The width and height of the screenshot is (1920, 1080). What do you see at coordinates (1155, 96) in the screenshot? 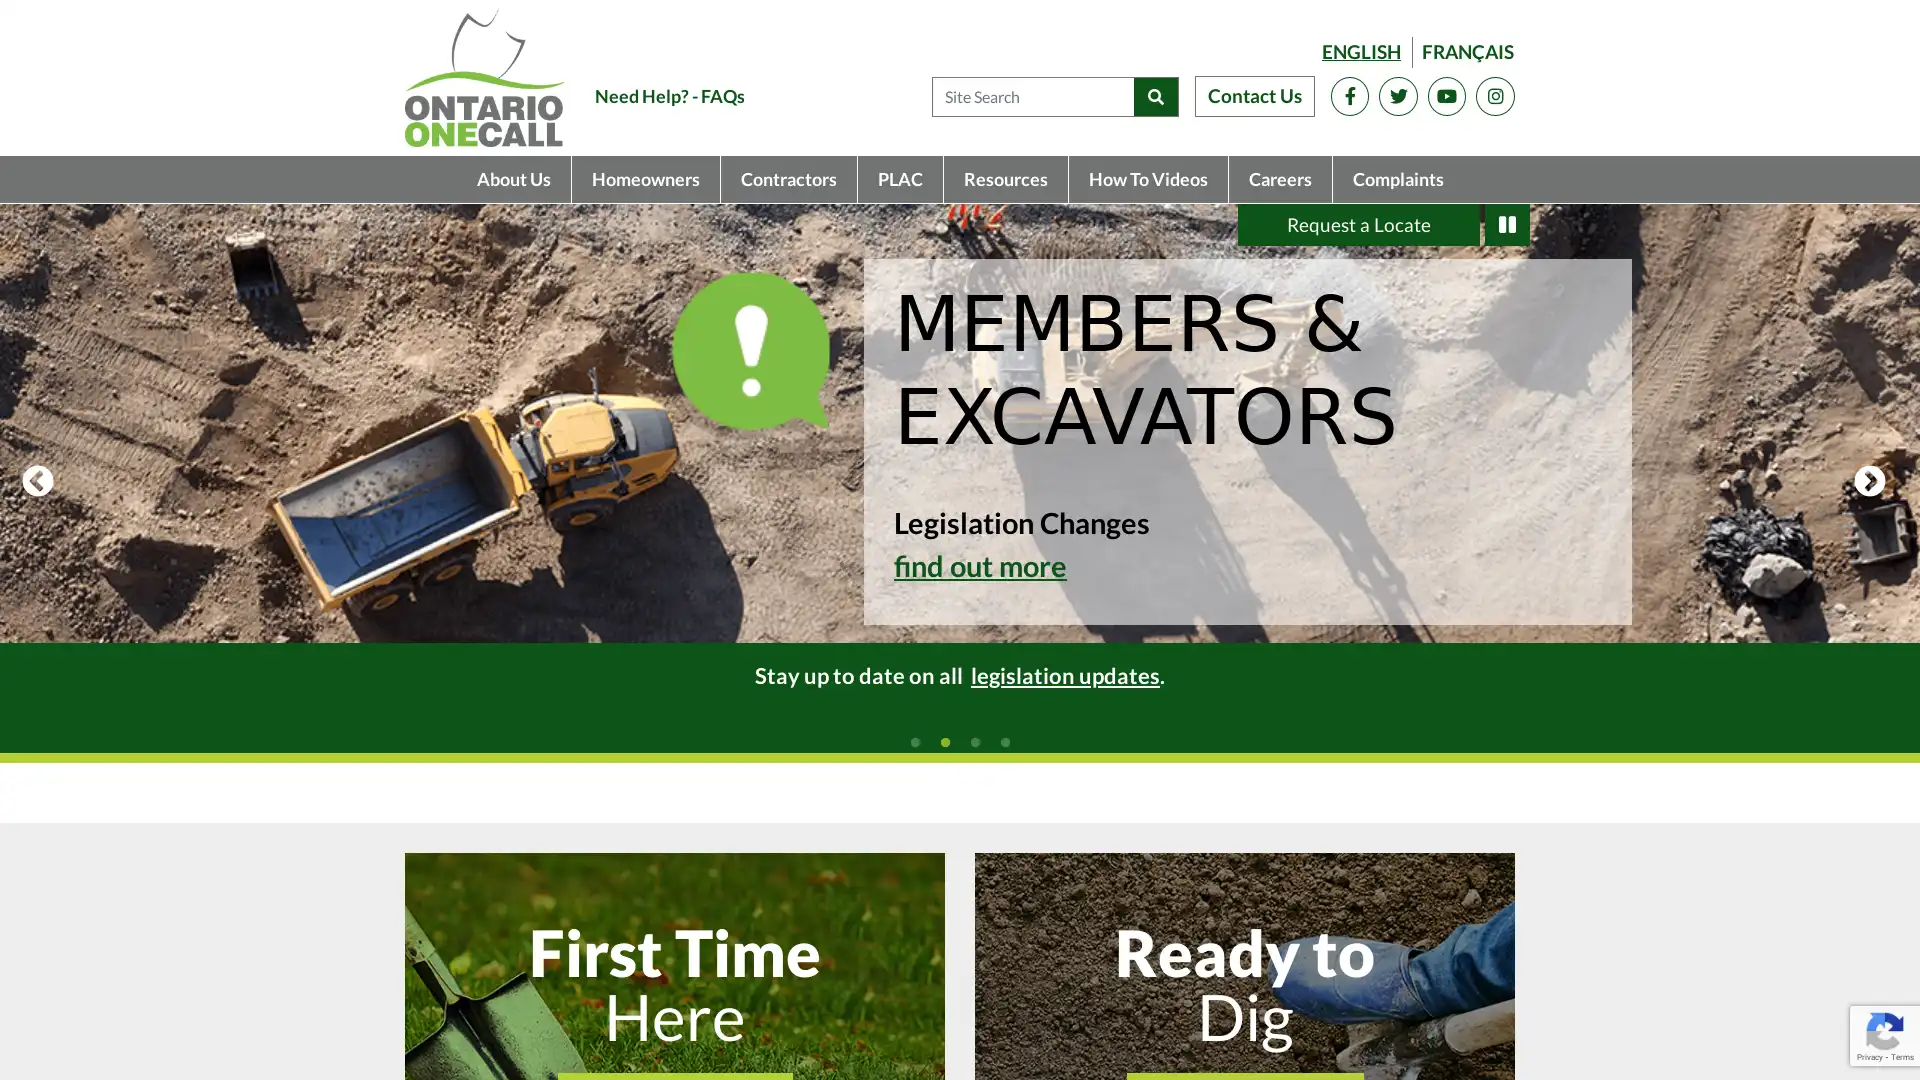
I see `Search` at bounding box center [1155, 96].